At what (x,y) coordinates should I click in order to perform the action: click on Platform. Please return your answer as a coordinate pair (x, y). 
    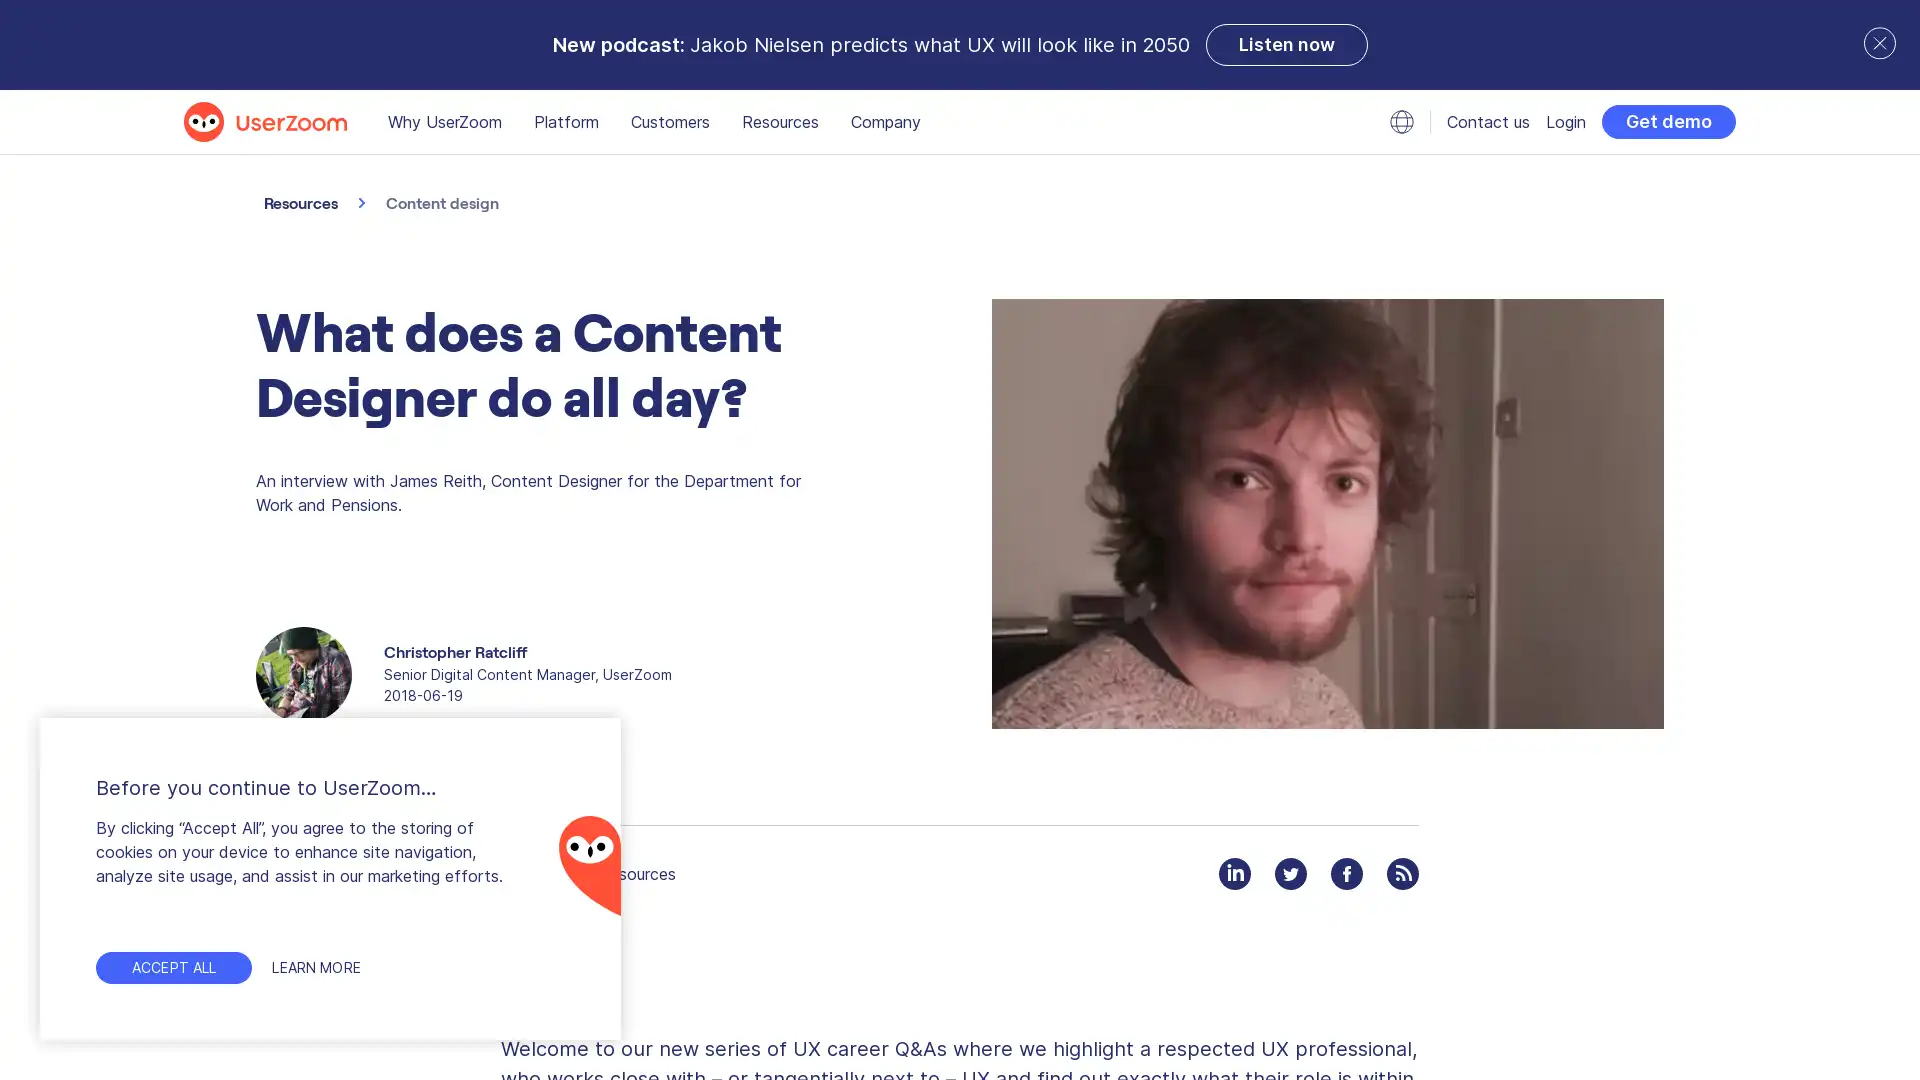
    Looking at the image, I should click on (565, 122).